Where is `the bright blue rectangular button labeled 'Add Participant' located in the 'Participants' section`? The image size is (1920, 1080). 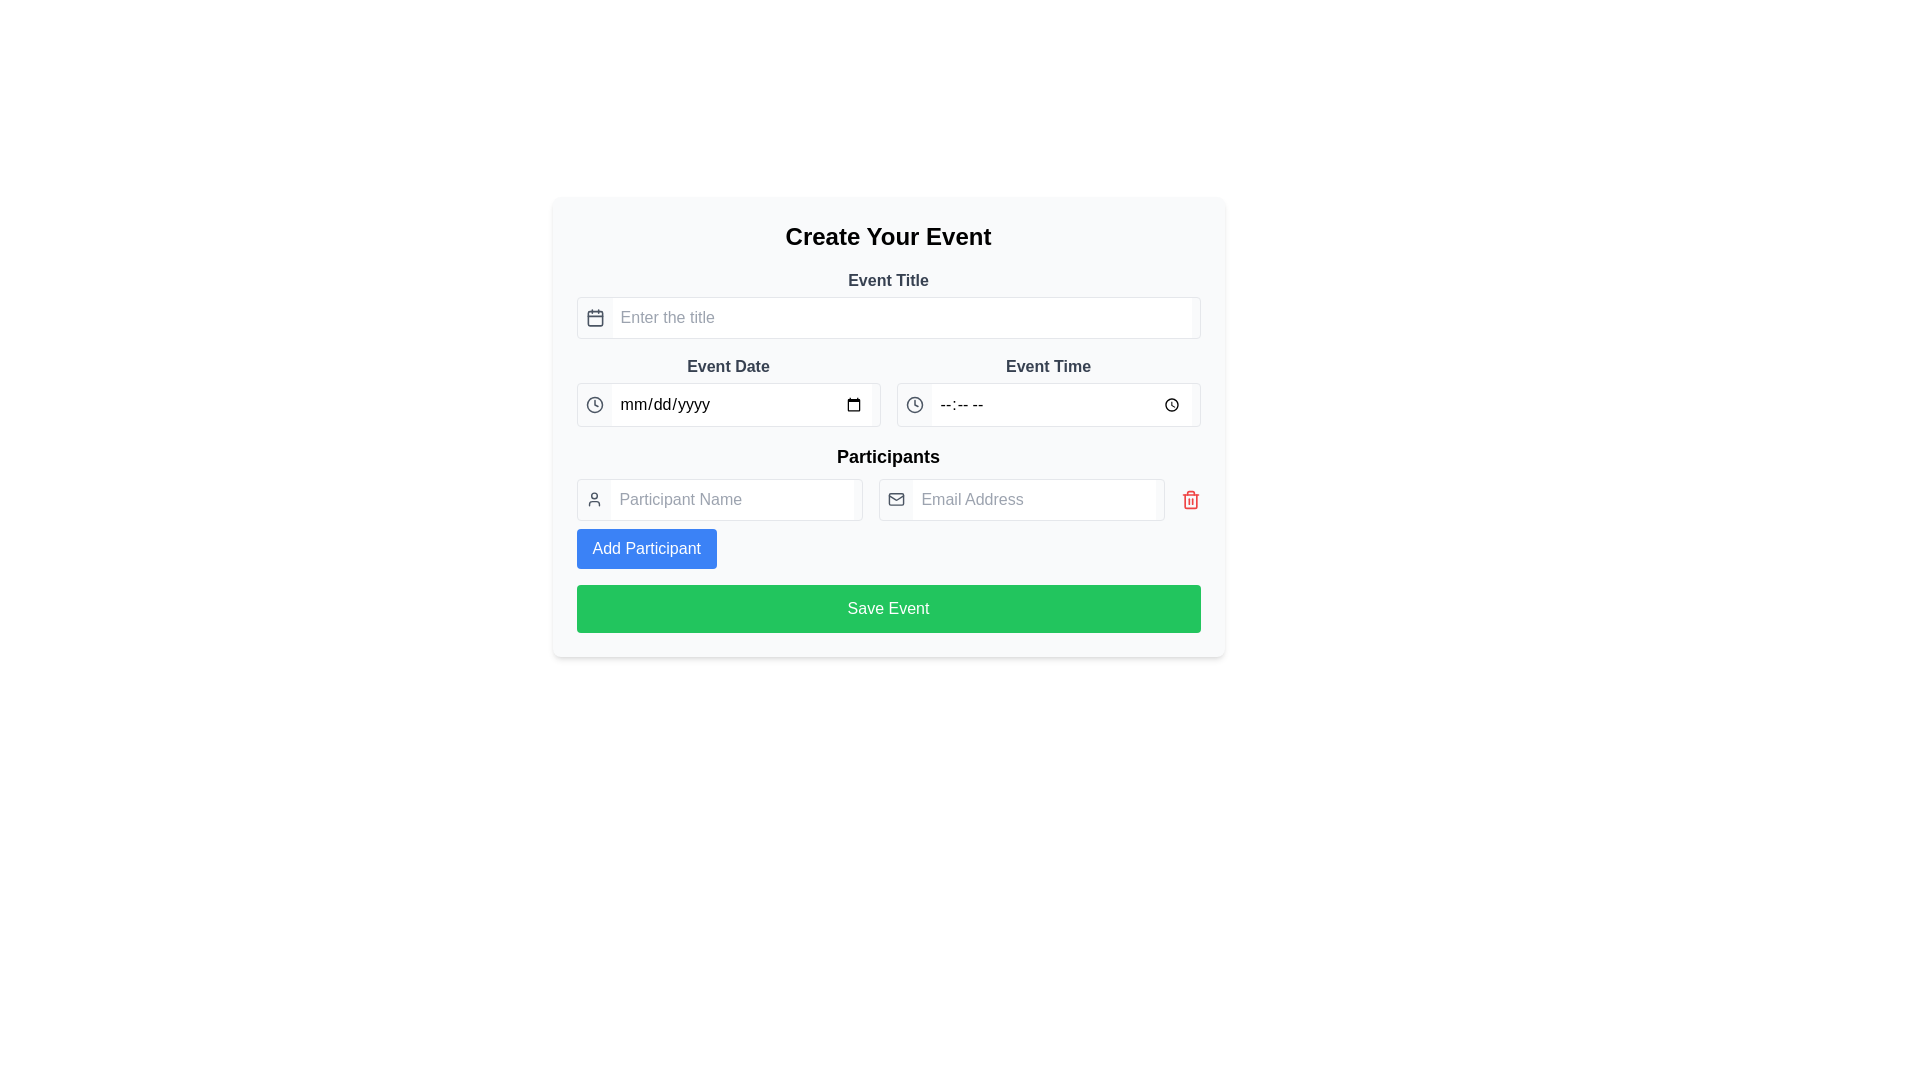
the bright blue rectangular button labeled 'Add Participant' located in the 'Participants' section is located at coordinates (646, 548).